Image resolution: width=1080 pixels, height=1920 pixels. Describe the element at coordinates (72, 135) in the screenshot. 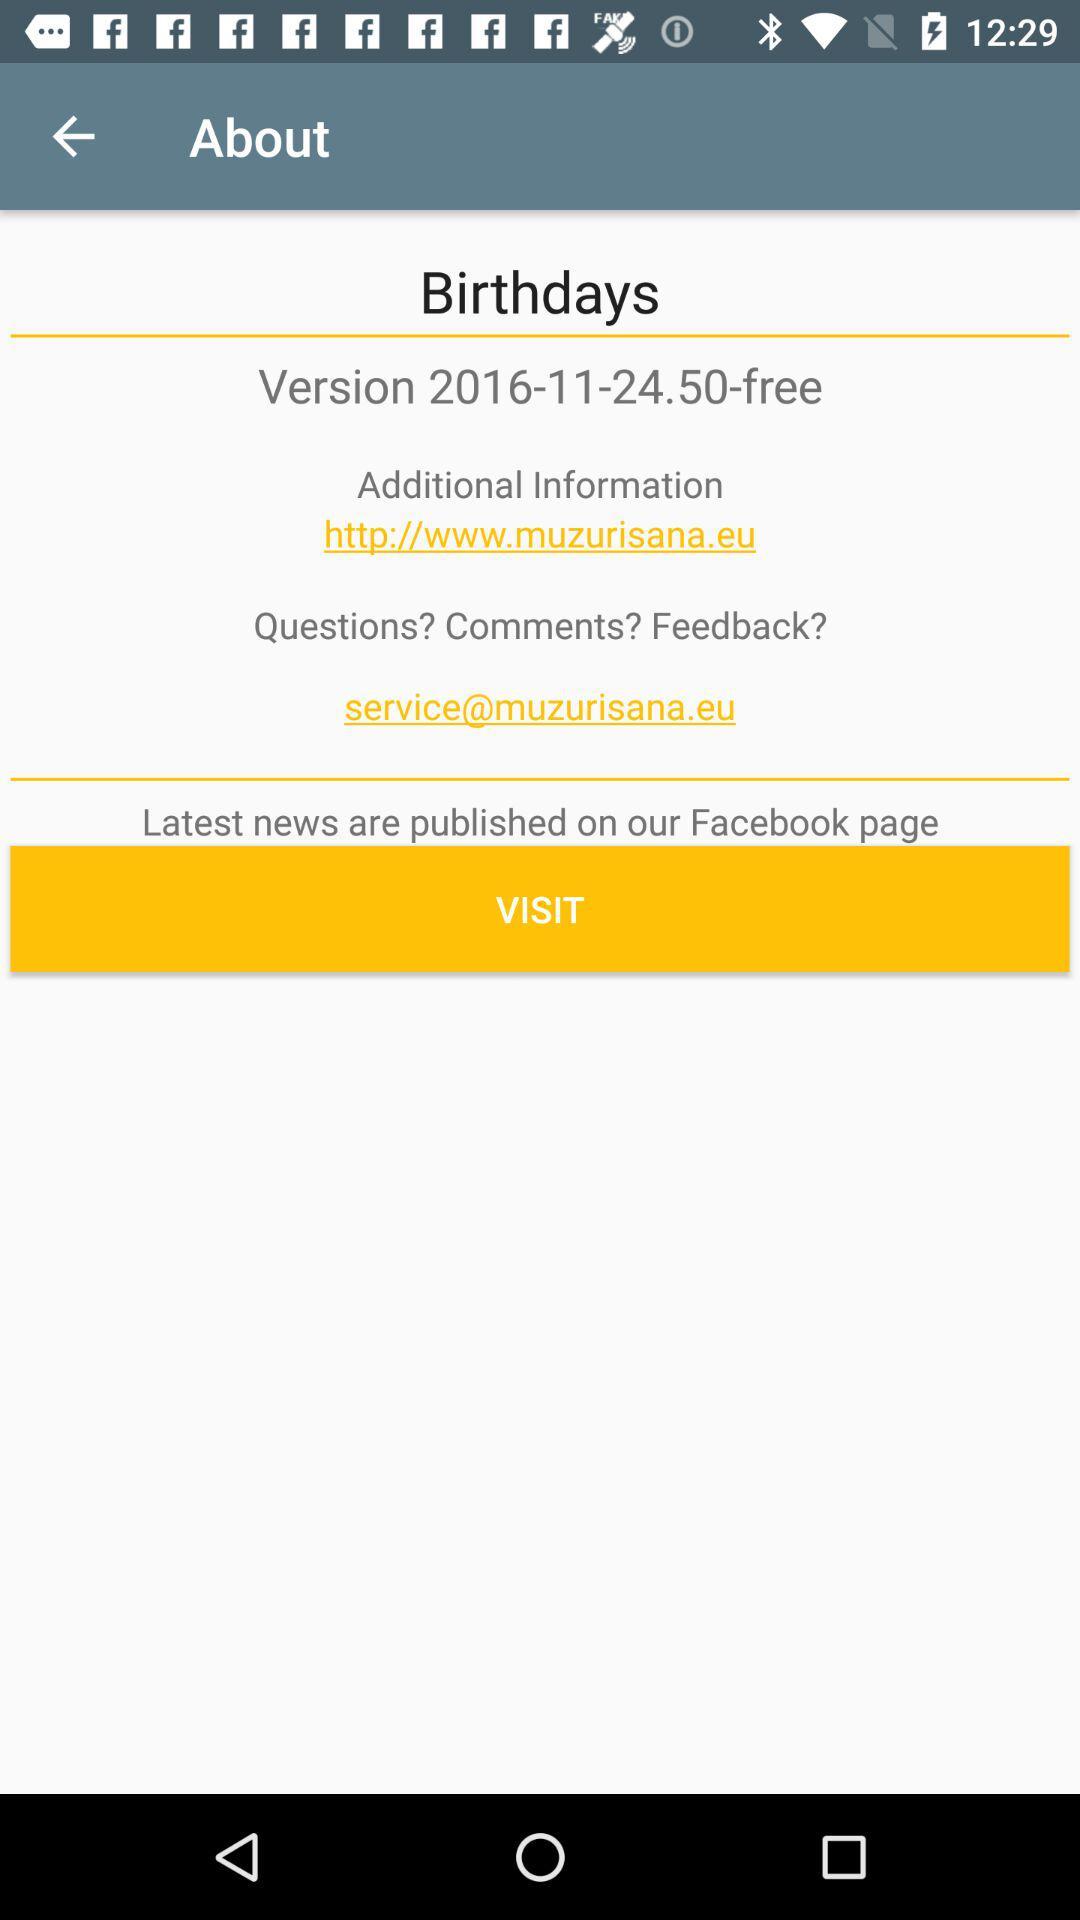

I see `item to the left of about item` at that location.